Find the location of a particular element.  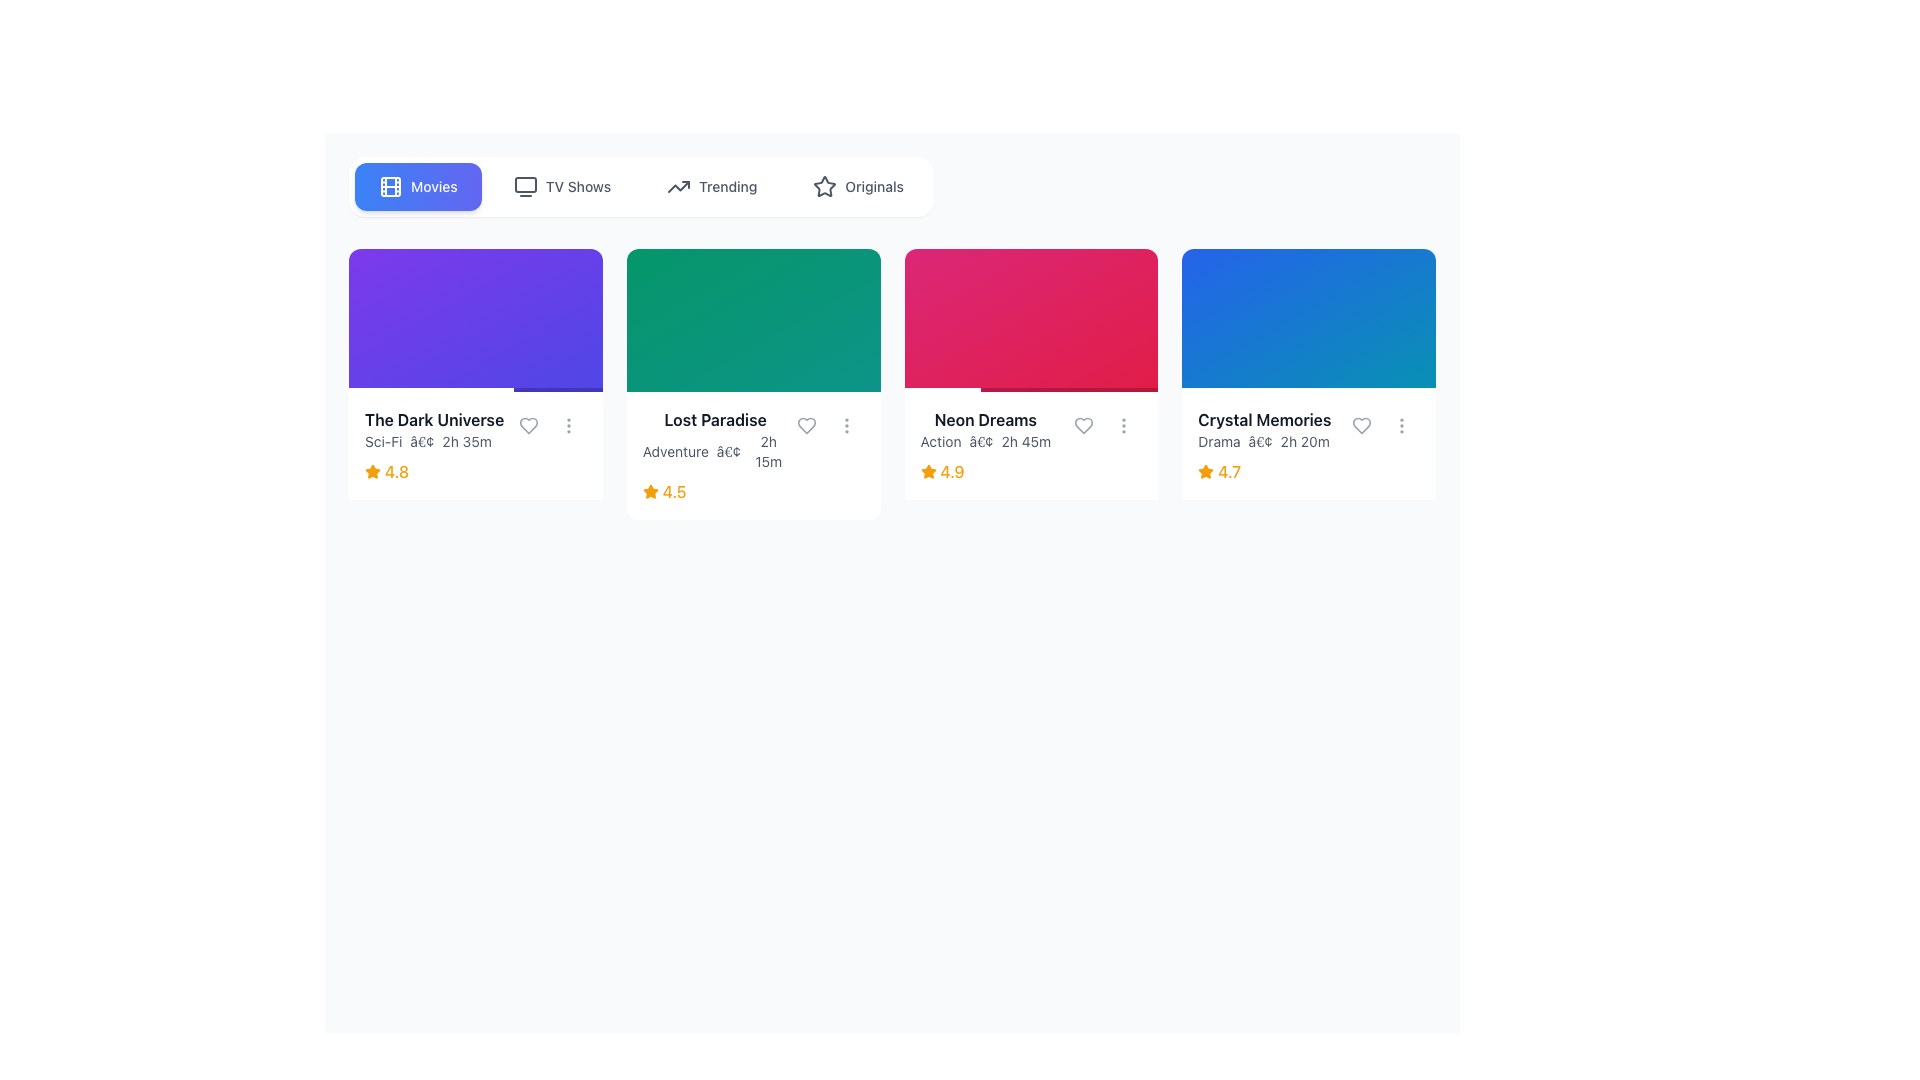

the fourth navigation button in the horizontal navigation bar is located at coordinates (858, 186).